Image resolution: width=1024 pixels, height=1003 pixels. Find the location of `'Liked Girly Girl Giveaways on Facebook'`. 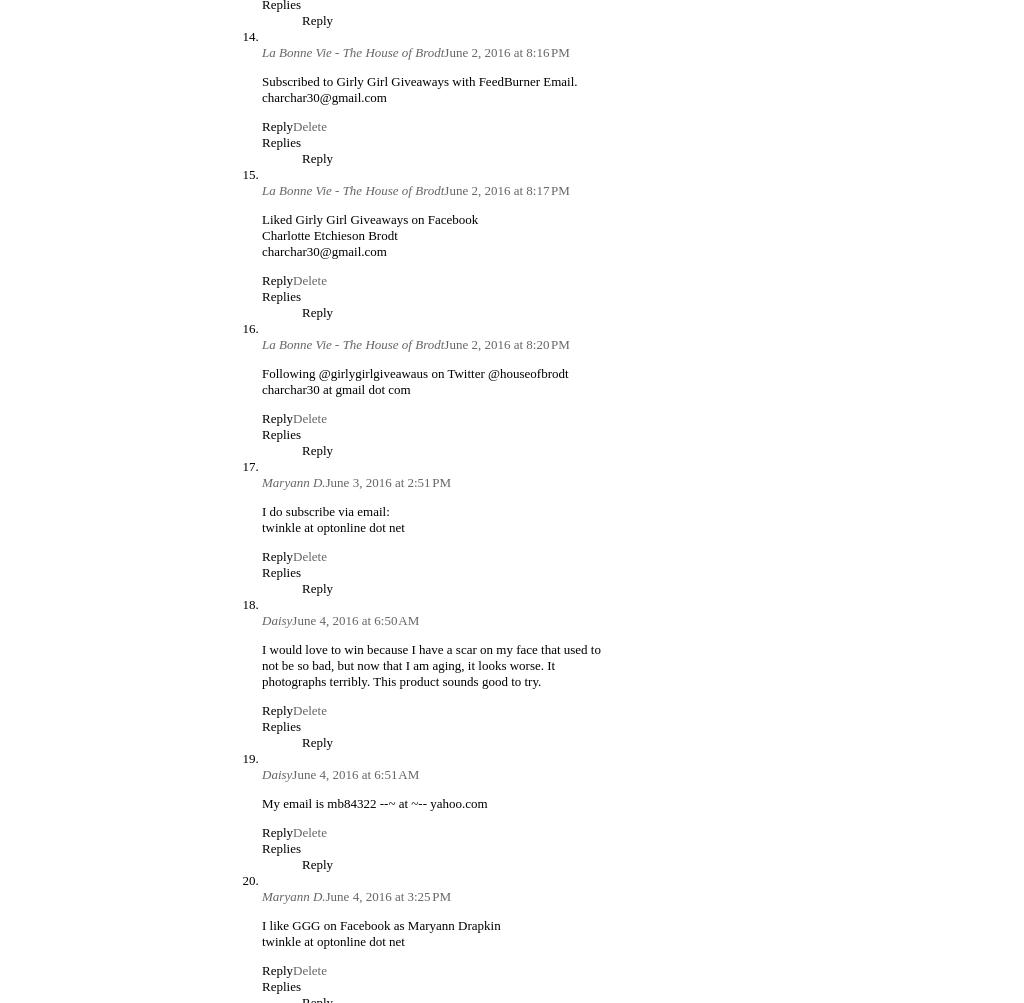

'Liked Girly Girl Giveaways on Facebook' is located at coordinates (369, 218).